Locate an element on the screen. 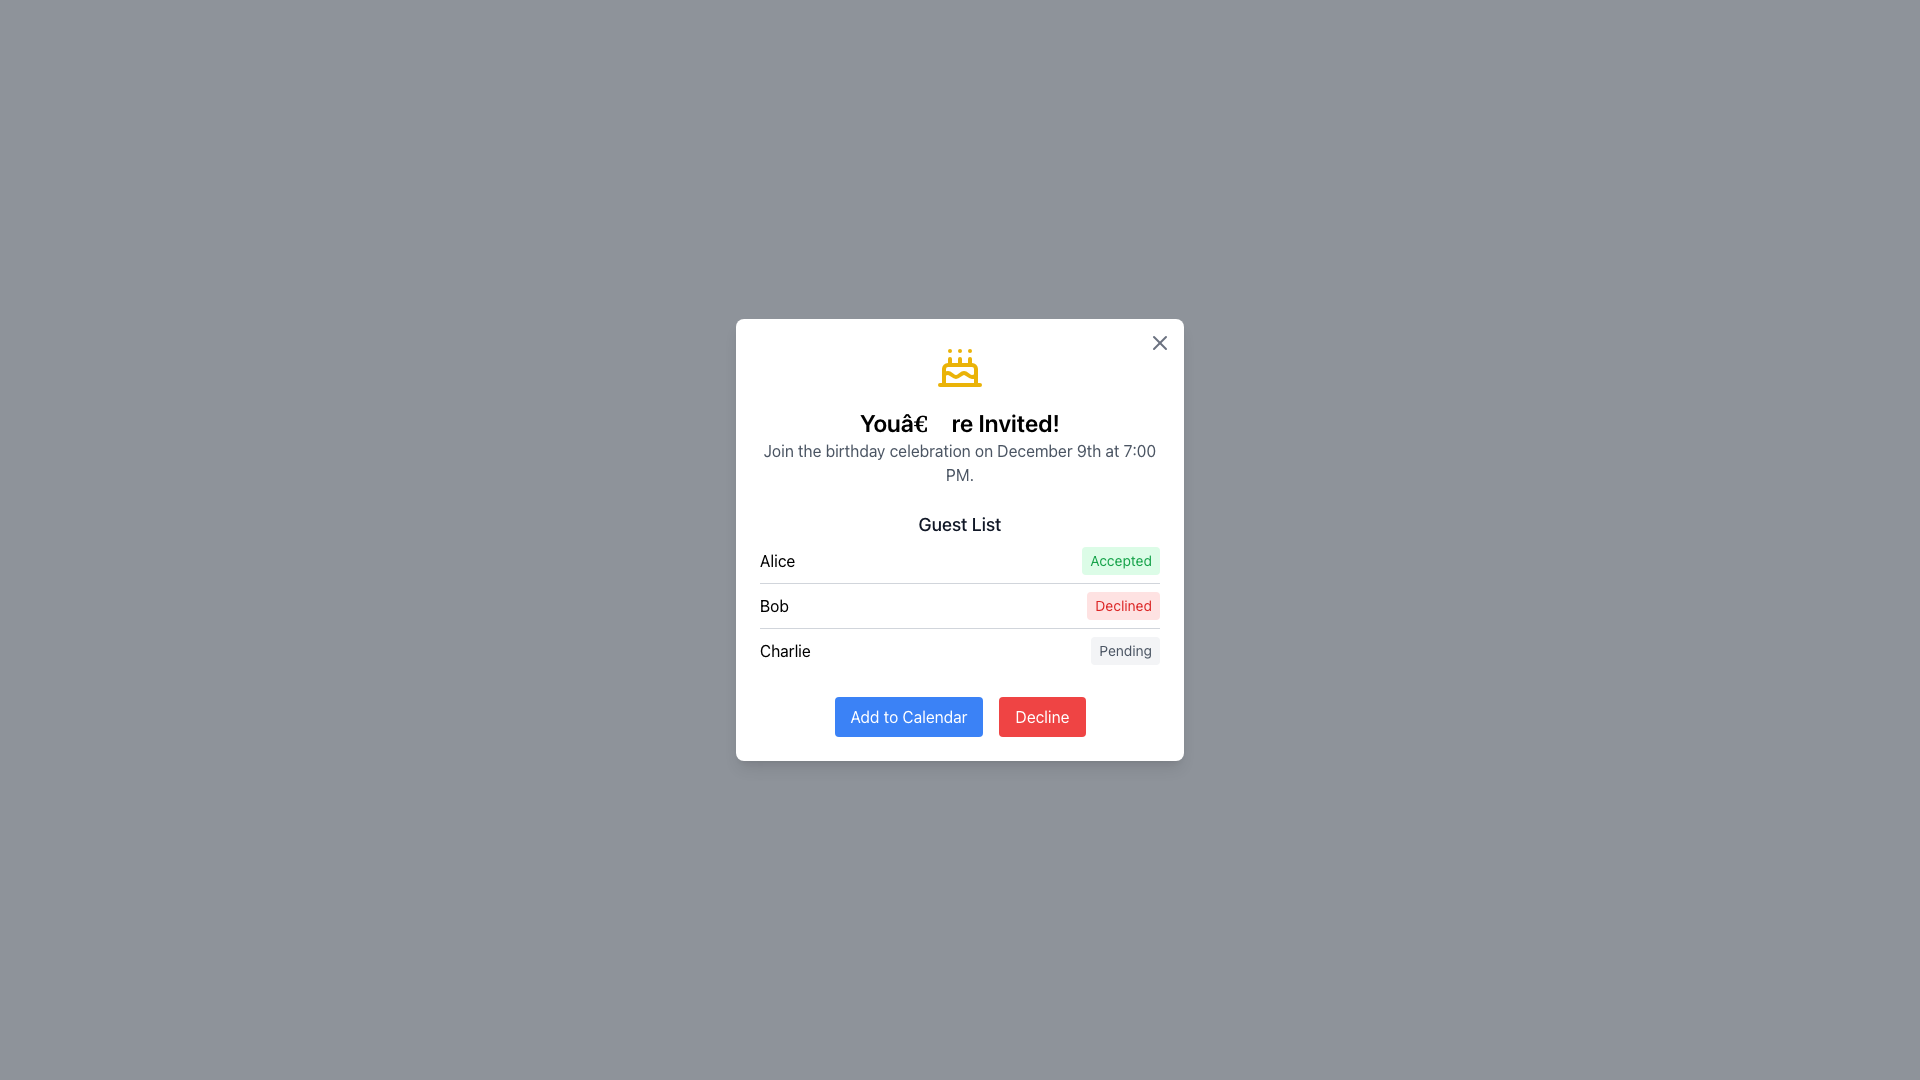  the 'Pending' status label in the 'Guest List' section, located in the row for 'Charlie', which is the third status indicator in the list is located at coordinates (1125, 651).